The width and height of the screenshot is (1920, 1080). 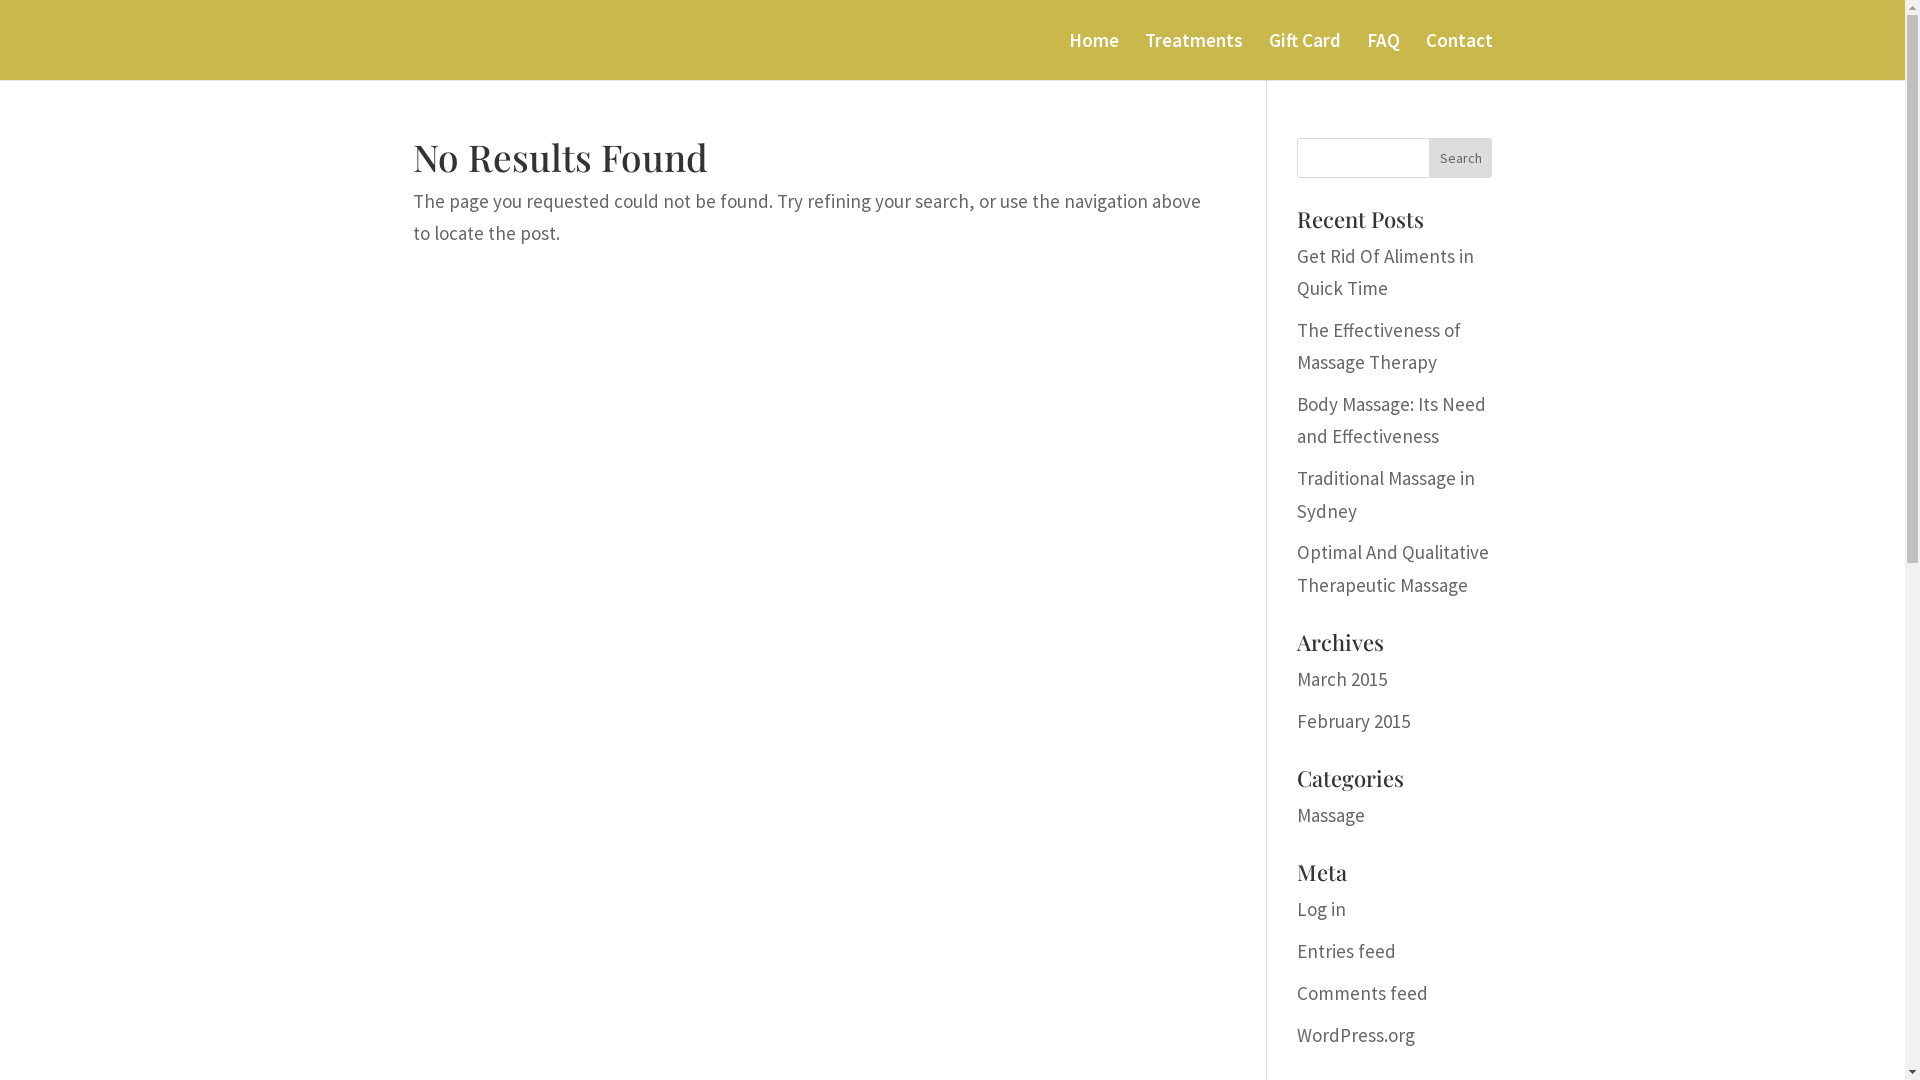 What do you see at coordinates (1361, 992) in the screenshot?
I see `'Comments feed'` at bounding box center [1361, 992].